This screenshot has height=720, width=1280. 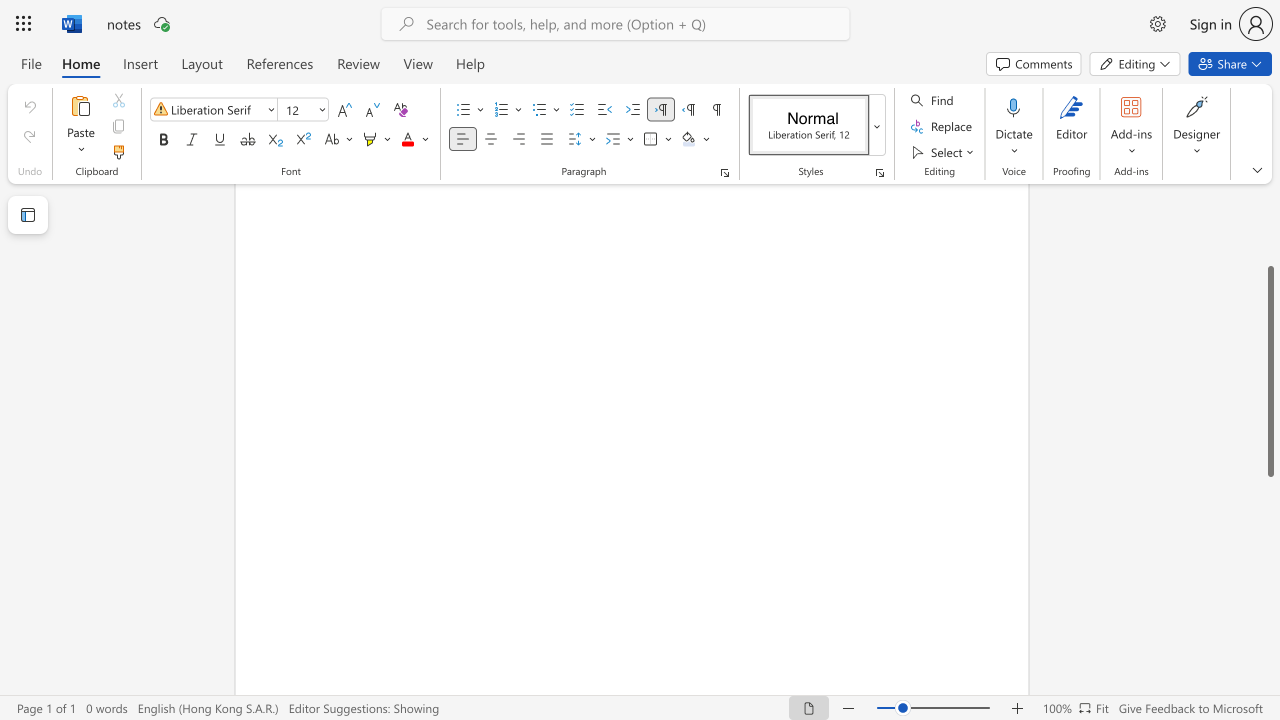 What do you see at coordinates (1269, 371) in the screenshot?
I see `the scrollbar and move up 70 pixels` at bounding box center [1269, 371].